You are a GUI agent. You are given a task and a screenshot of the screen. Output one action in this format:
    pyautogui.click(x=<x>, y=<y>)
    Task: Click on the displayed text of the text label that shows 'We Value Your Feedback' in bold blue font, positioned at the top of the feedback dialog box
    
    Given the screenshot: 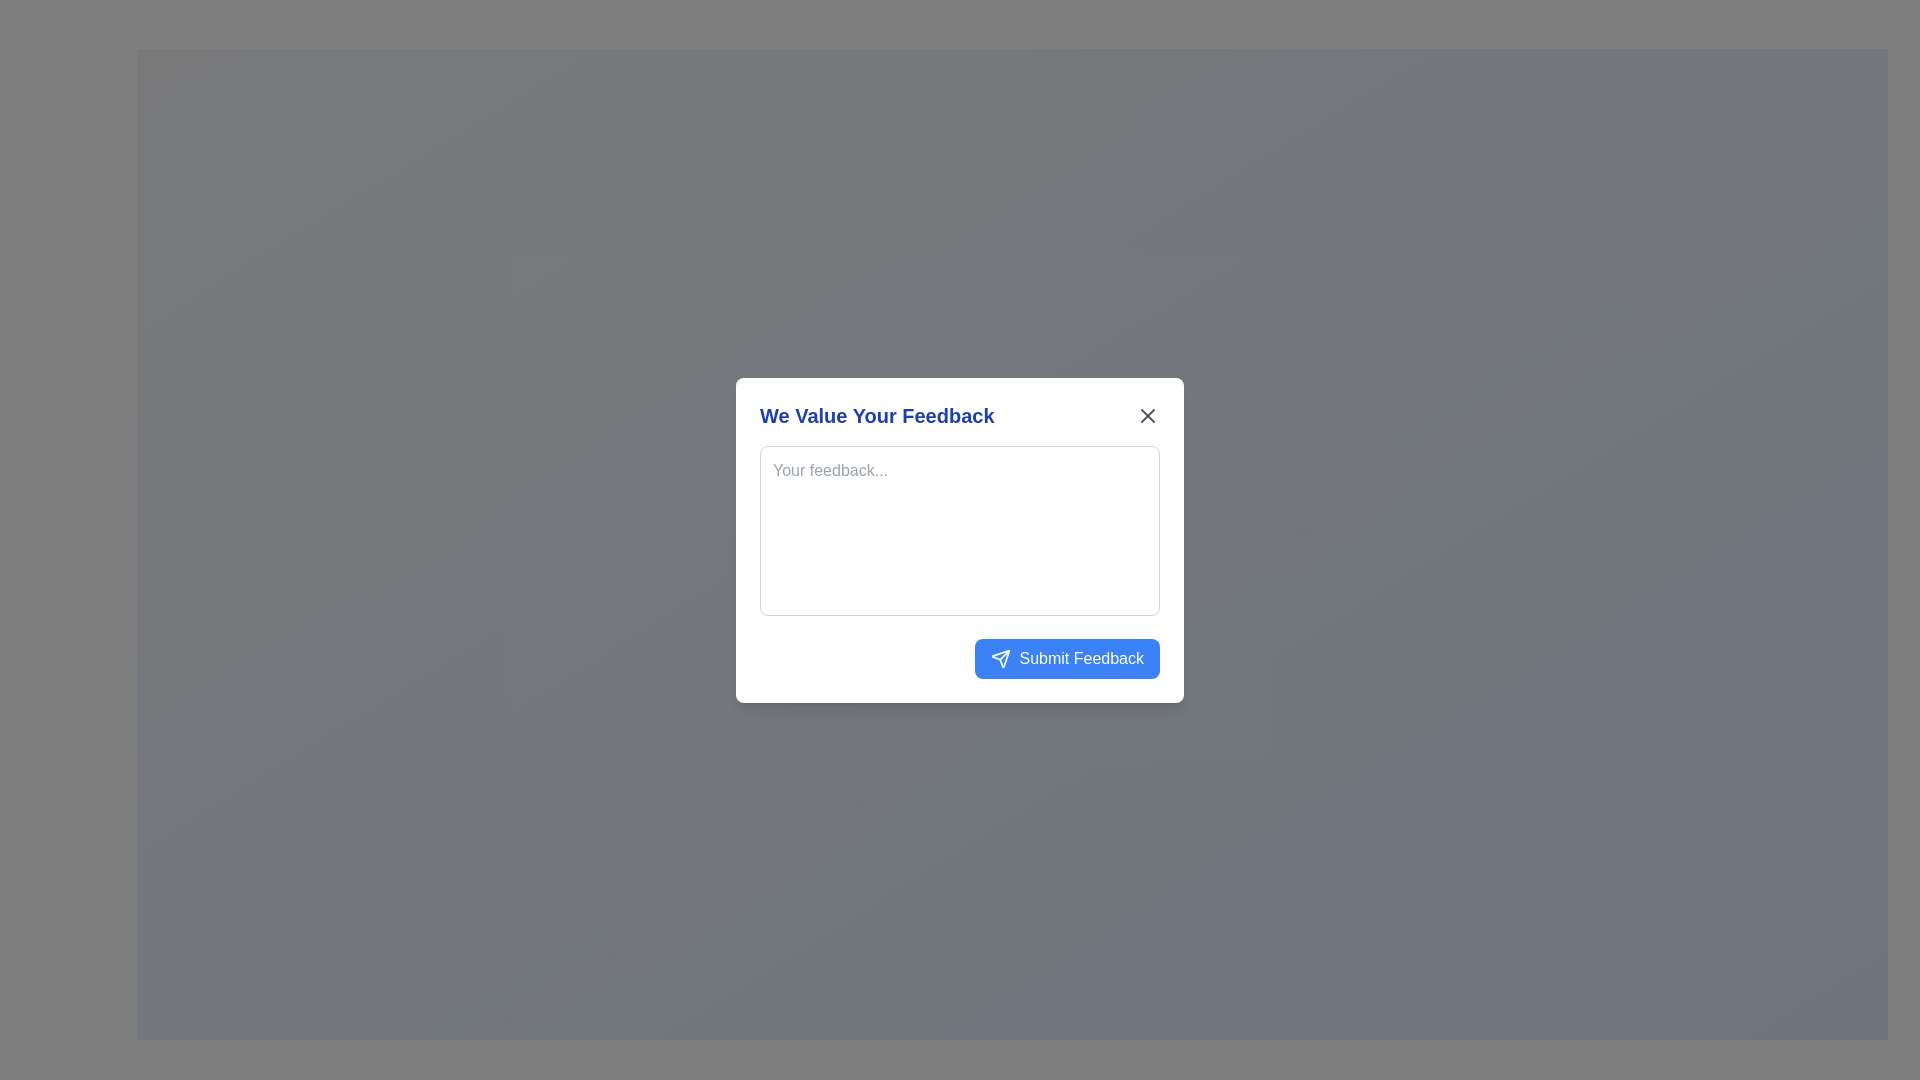 What is the action you would take?
    pyautogui.click(x=877, y=414)
    